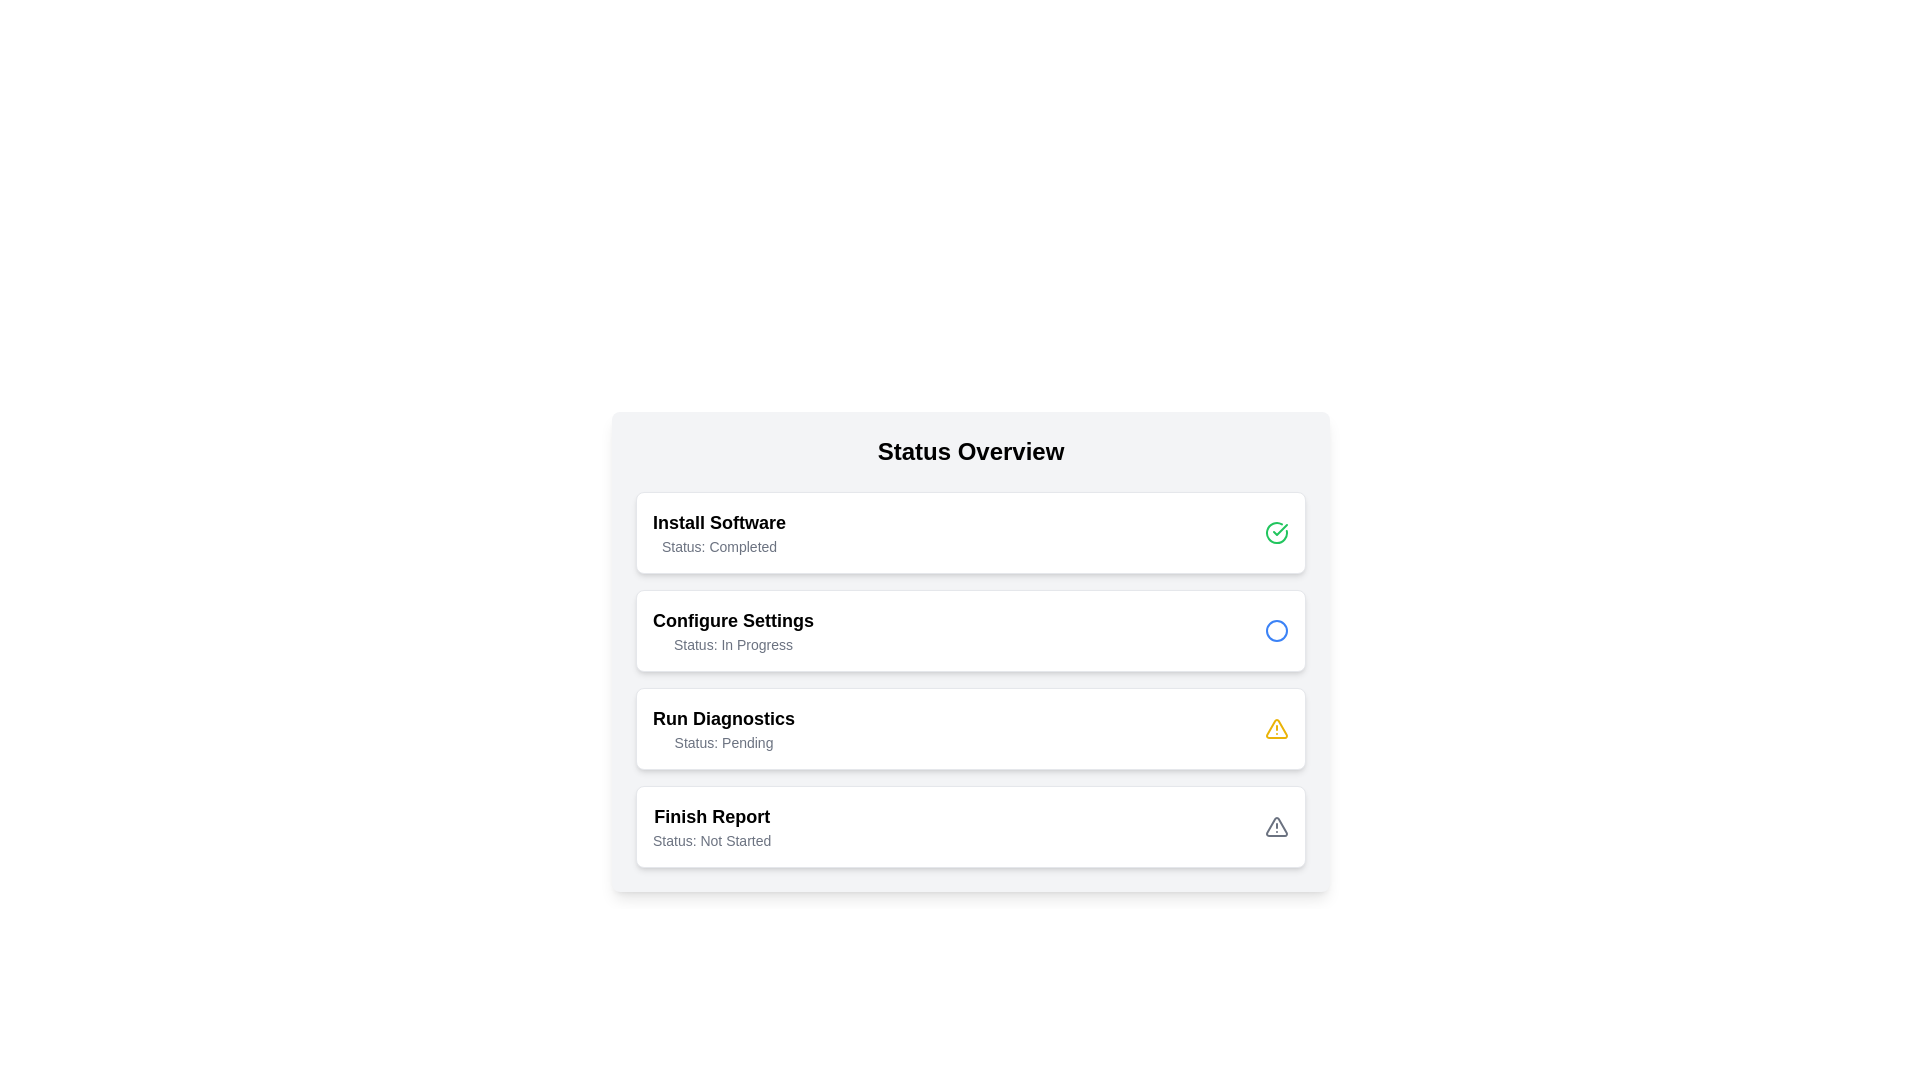 This screenshot has height=1080, width=1920. Describe the element at coordinates (970, 631) in the screenshot. I see `the 'Configure Settings' information display card, which indicates the task status as 'In Progress'. This card is the second entry in the 'Status Overview' section, situated between the 'Install Software' and 'Run Diagnostics' cards` at that location.